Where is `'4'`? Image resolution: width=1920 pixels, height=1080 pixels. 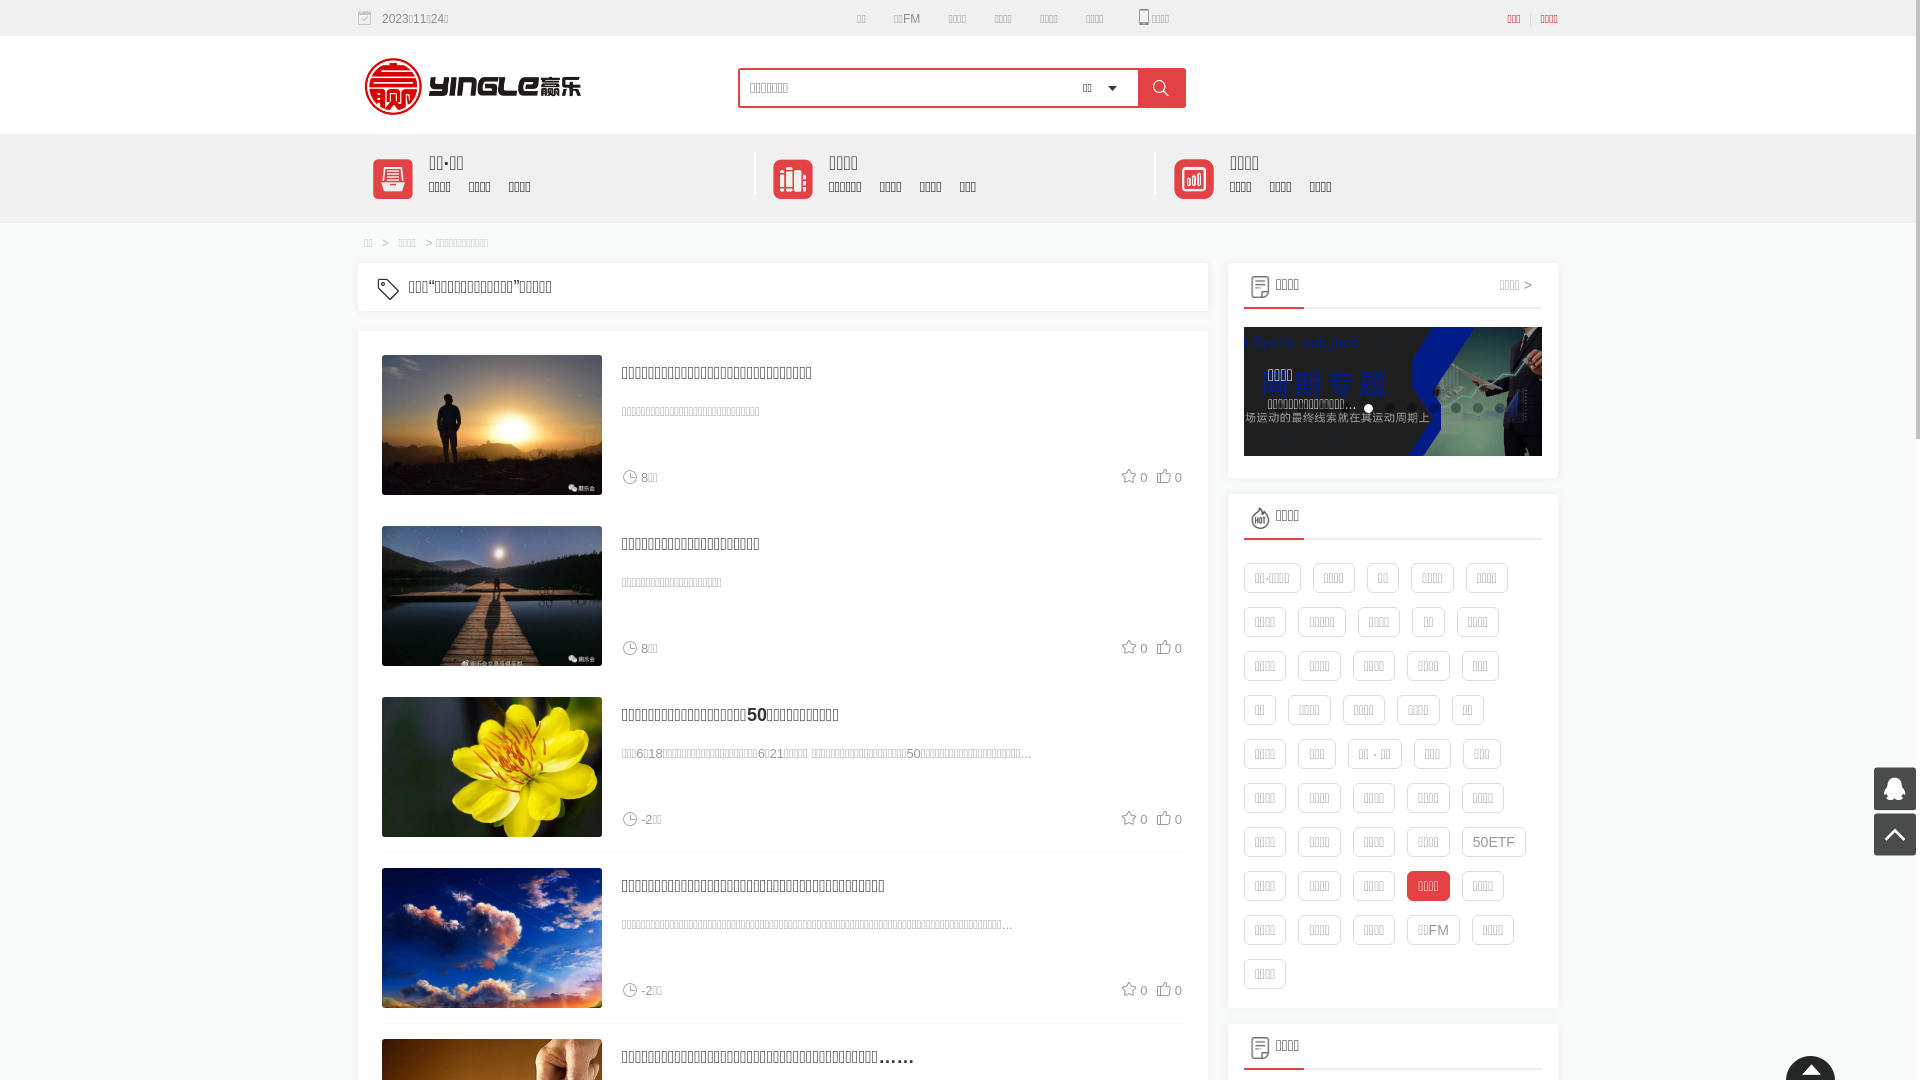
'4' is located at coordinates (1345, 407).